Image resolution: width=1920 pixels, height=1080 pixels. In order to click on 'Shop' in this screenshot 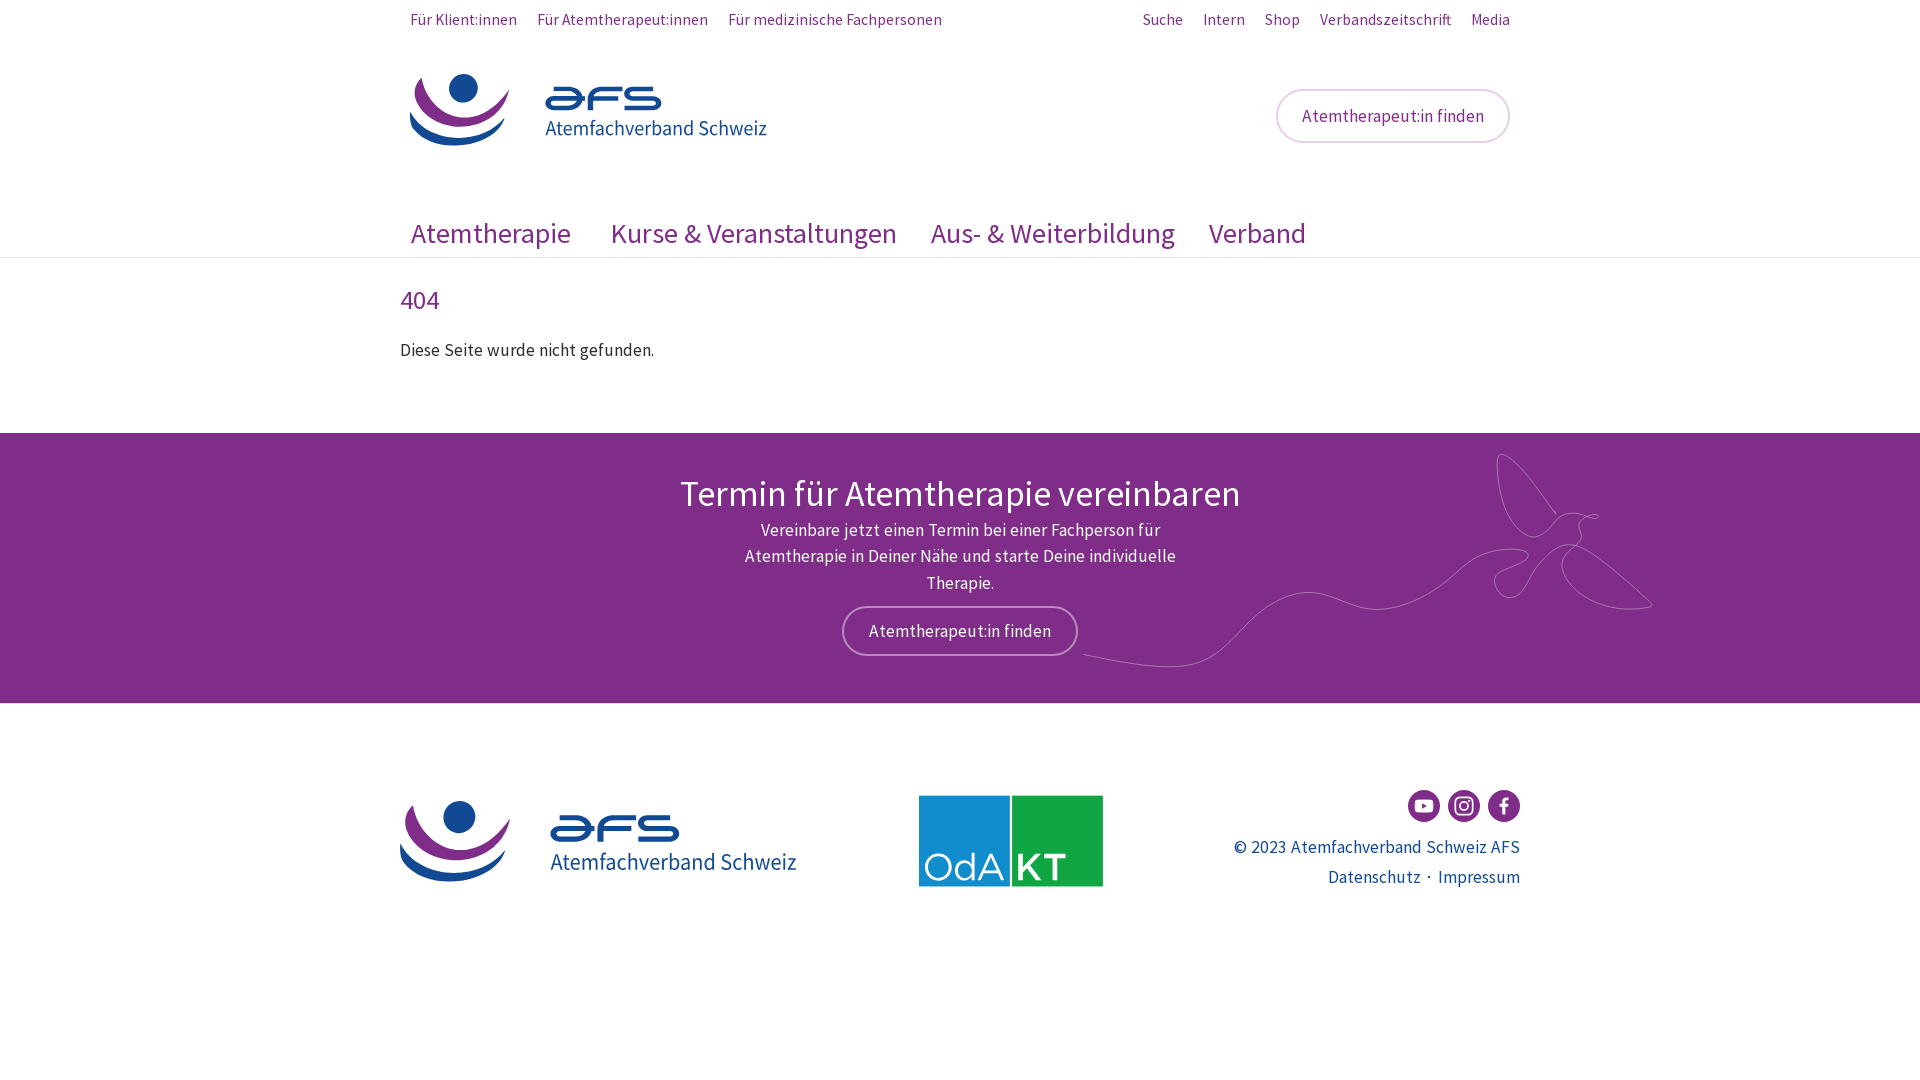, I will do `click(1264, 19)`.